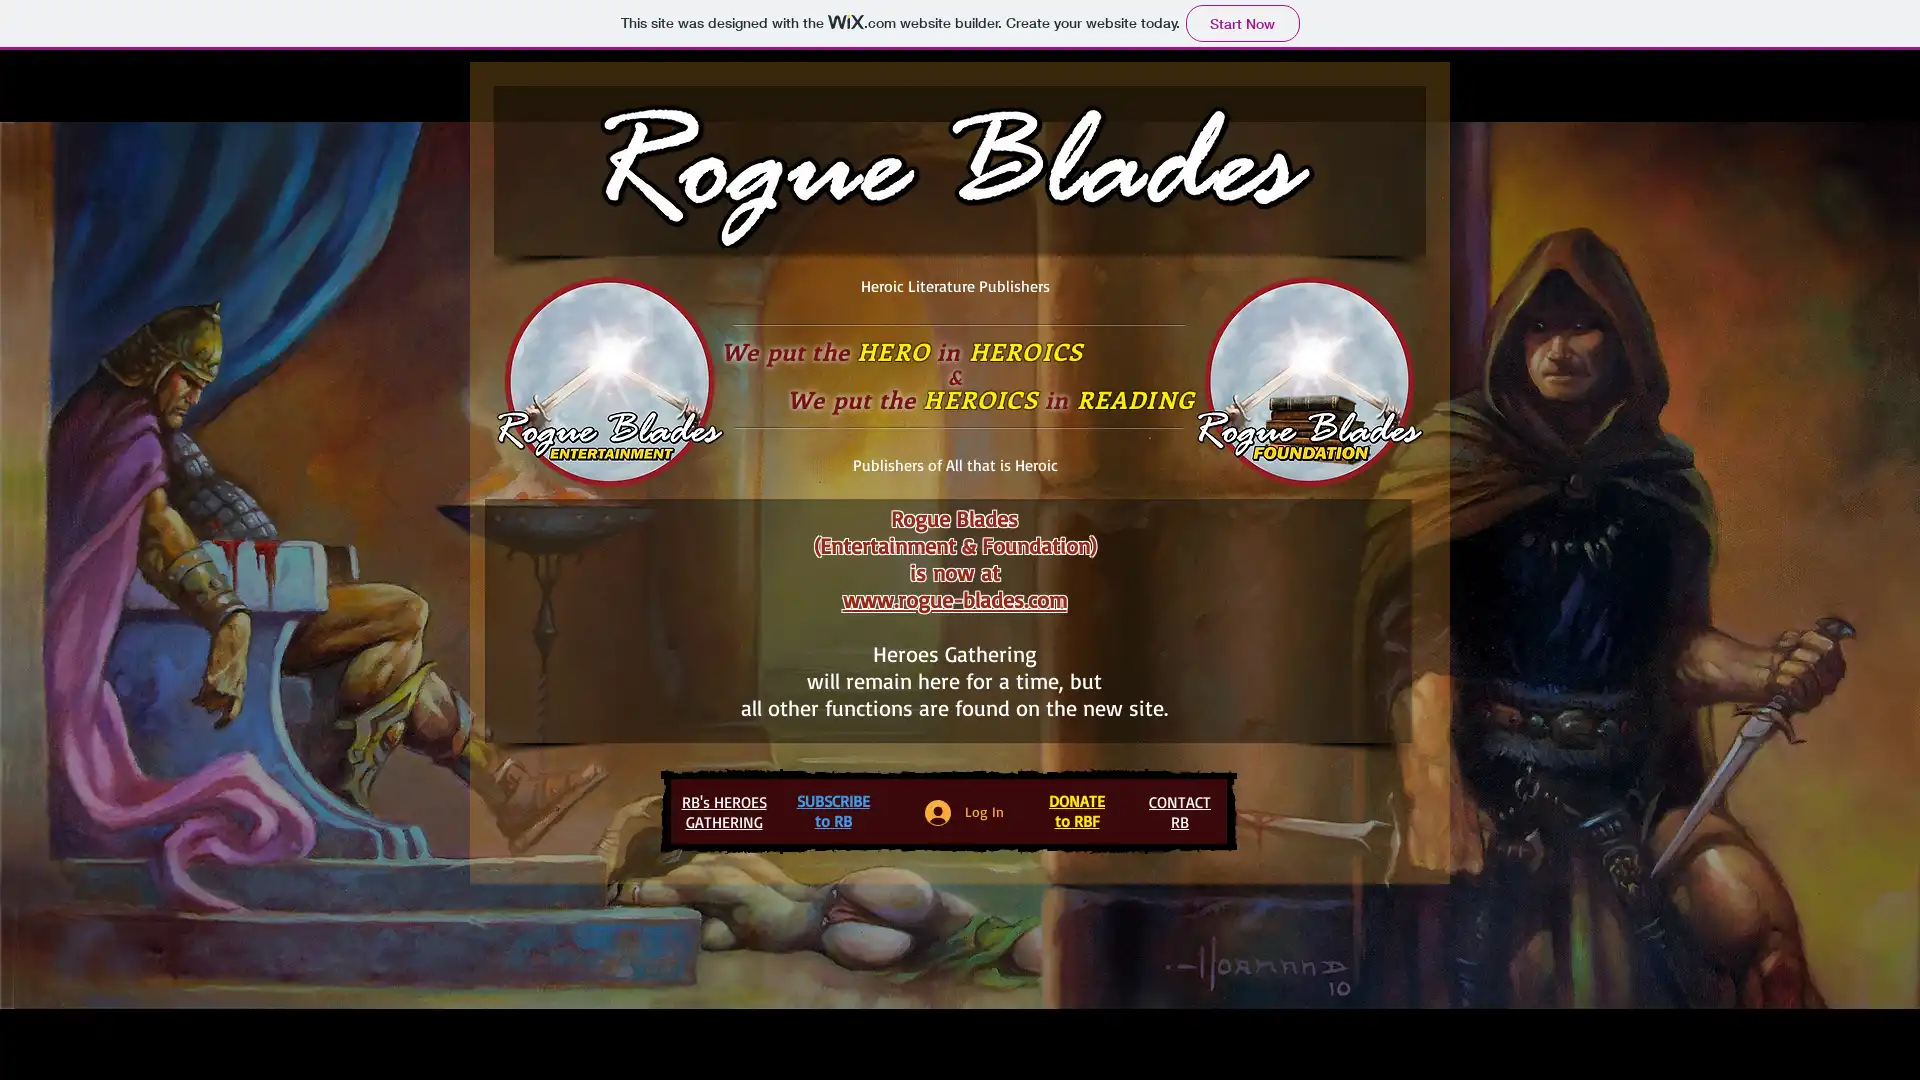 The image size is (1920, 1080). What do you see at coordinates (964, 812) in the screenshot?
I see `Log In` at bounding box center [964, 812].